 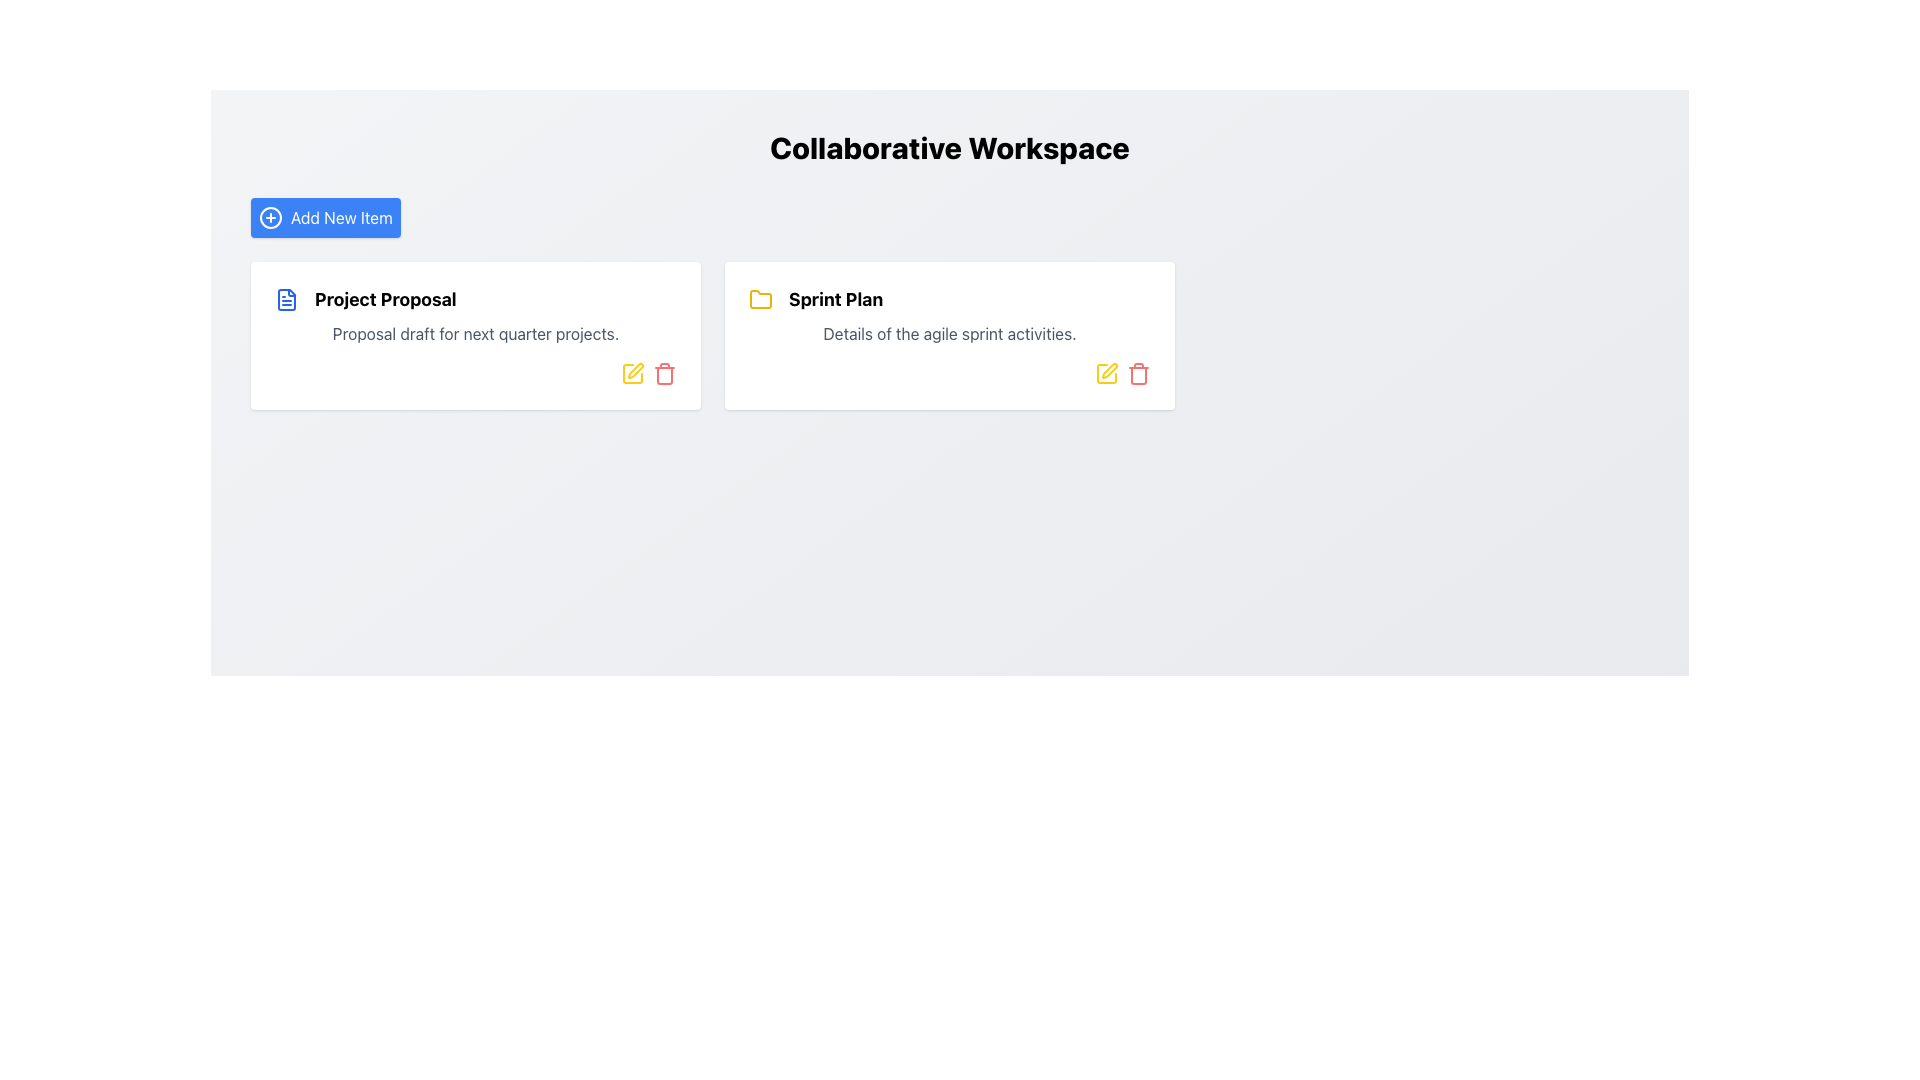 What do you see at coordinates (760, 300) in the screenshot?
I see `the folder icon representing the 'Sprint Plan' located on the right side of the content area, adjacent to the text 'Sprint Plan'` at bounding box center [760, 300].